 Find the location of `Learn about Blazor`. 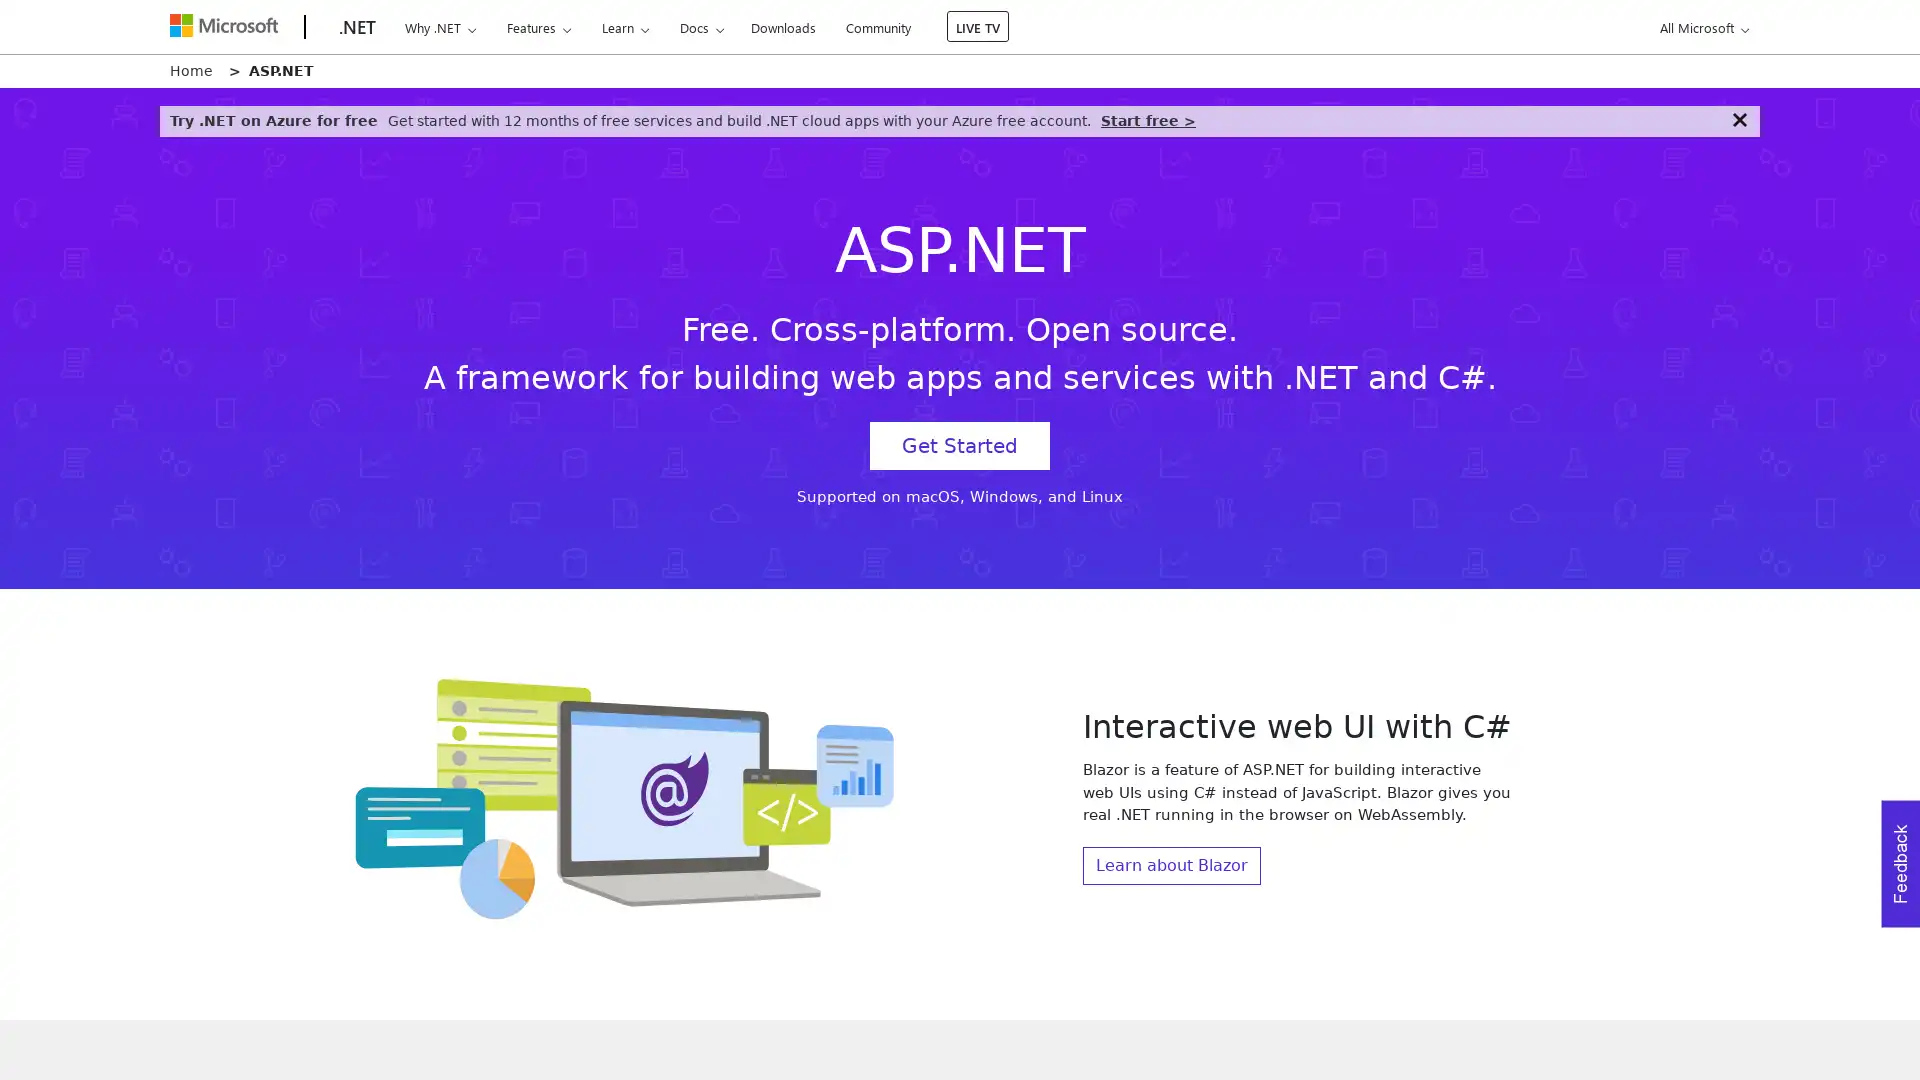

Learn about Blazor is located at coordinates (1171, 863).